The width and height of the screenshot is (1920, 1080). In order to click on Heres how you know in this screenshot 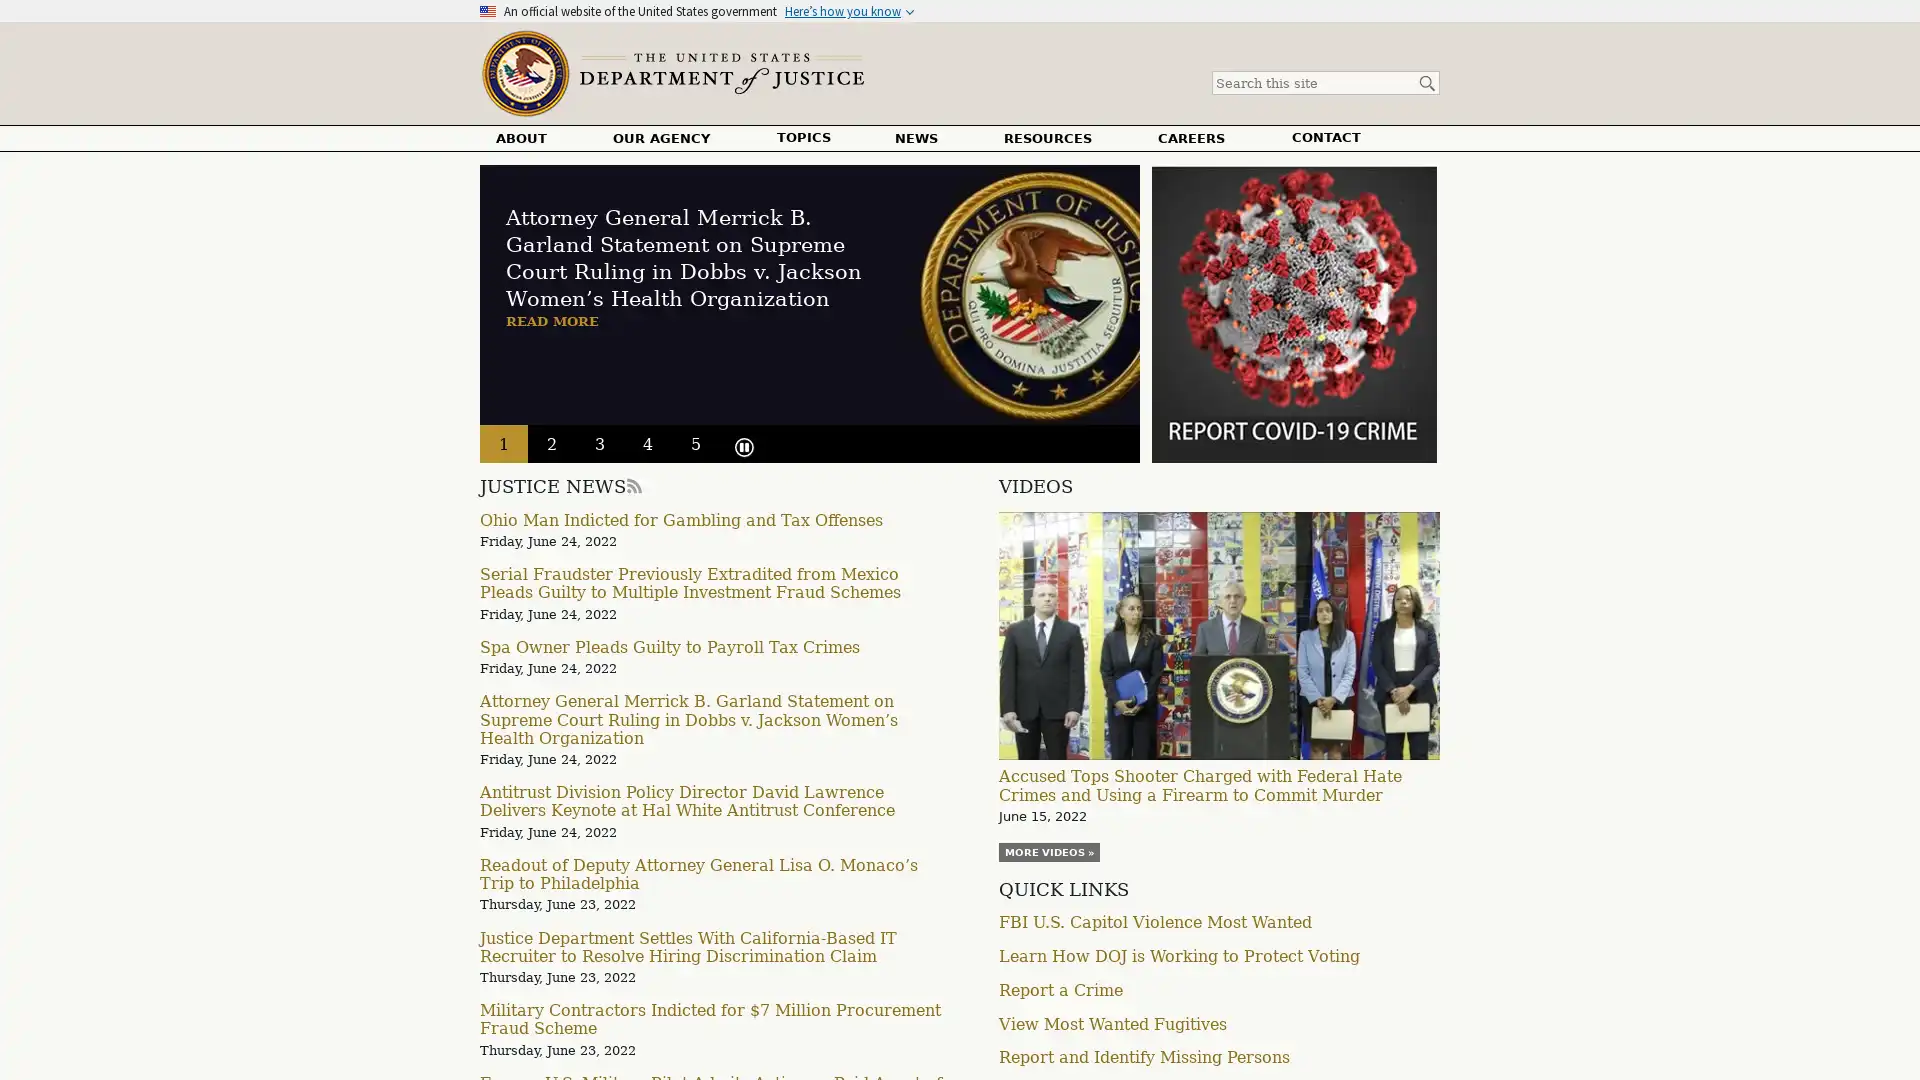, I will do `click(849, 11)`.